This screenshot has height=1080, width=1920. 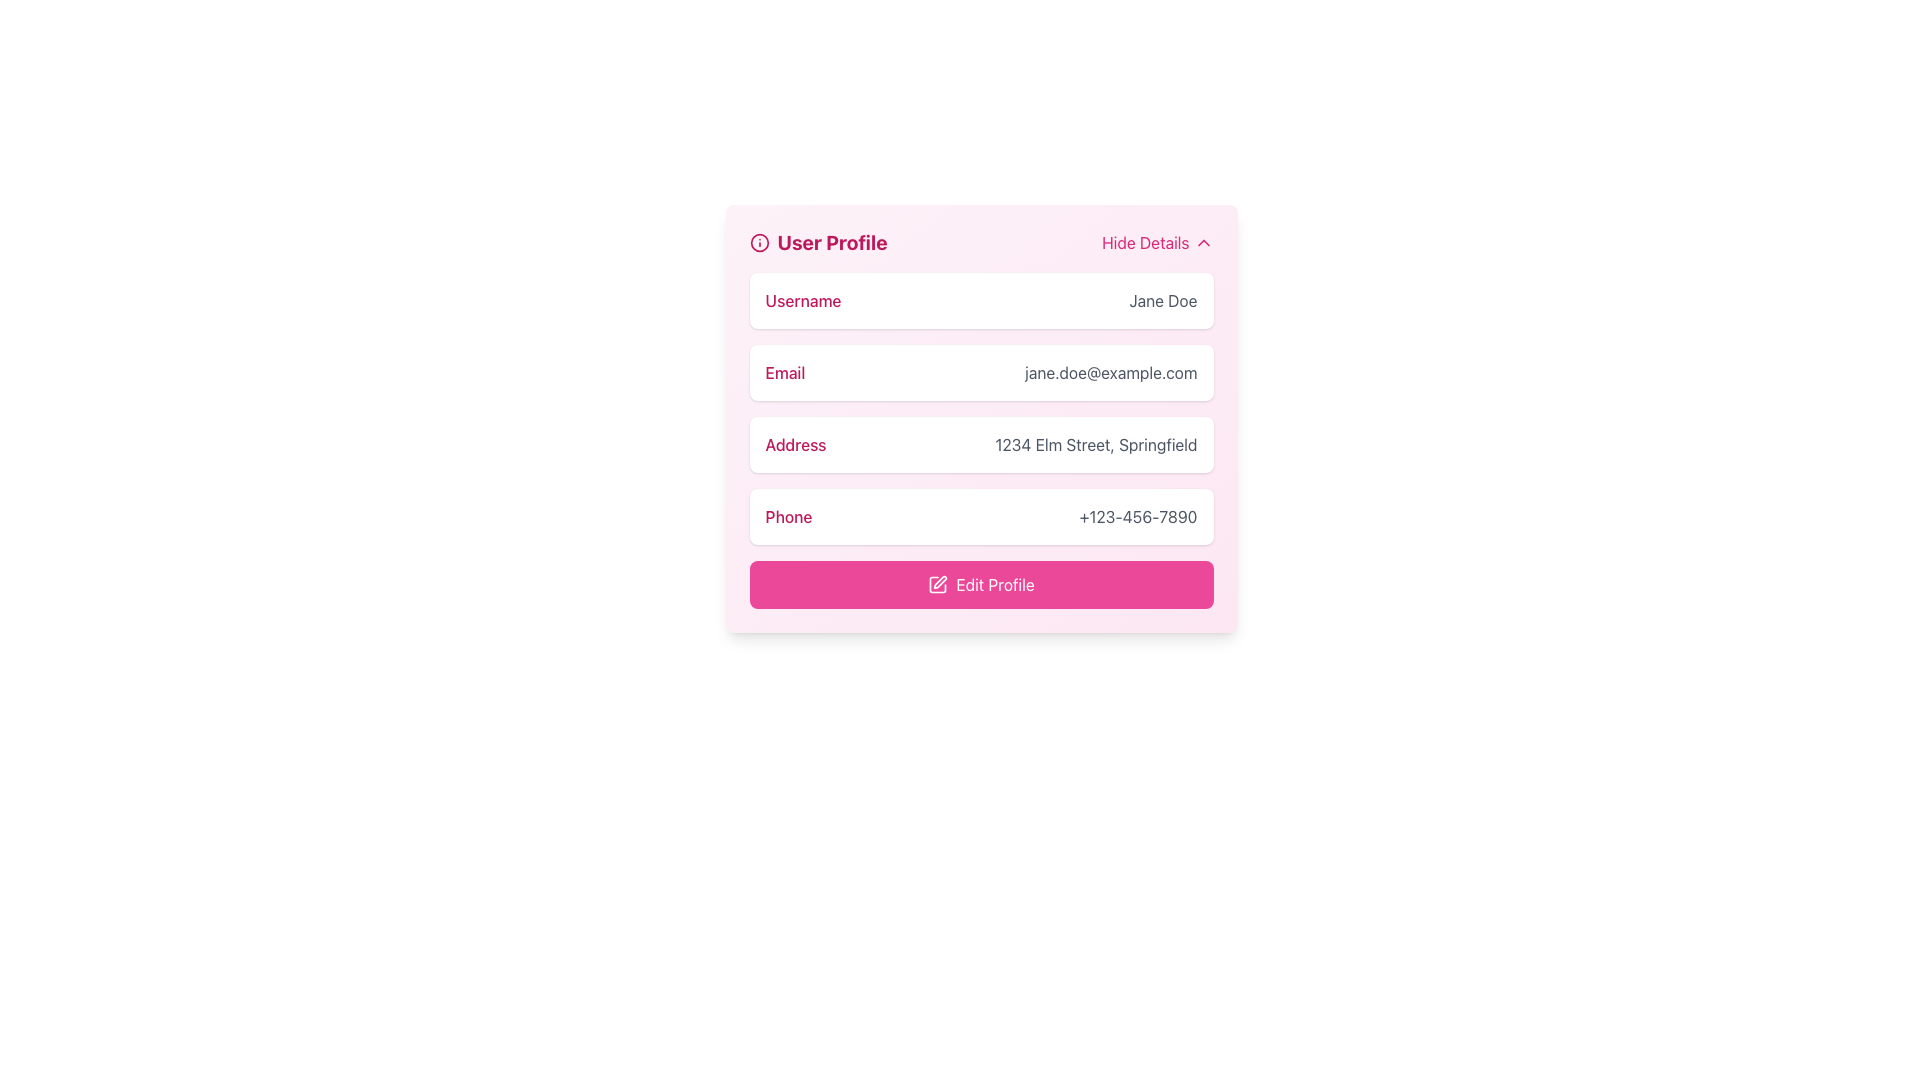 I want to click on the email address display element, which is located directly to the right of the 'Email' label and serves as a non-interactive informational display, so click(x=1110, y=373).